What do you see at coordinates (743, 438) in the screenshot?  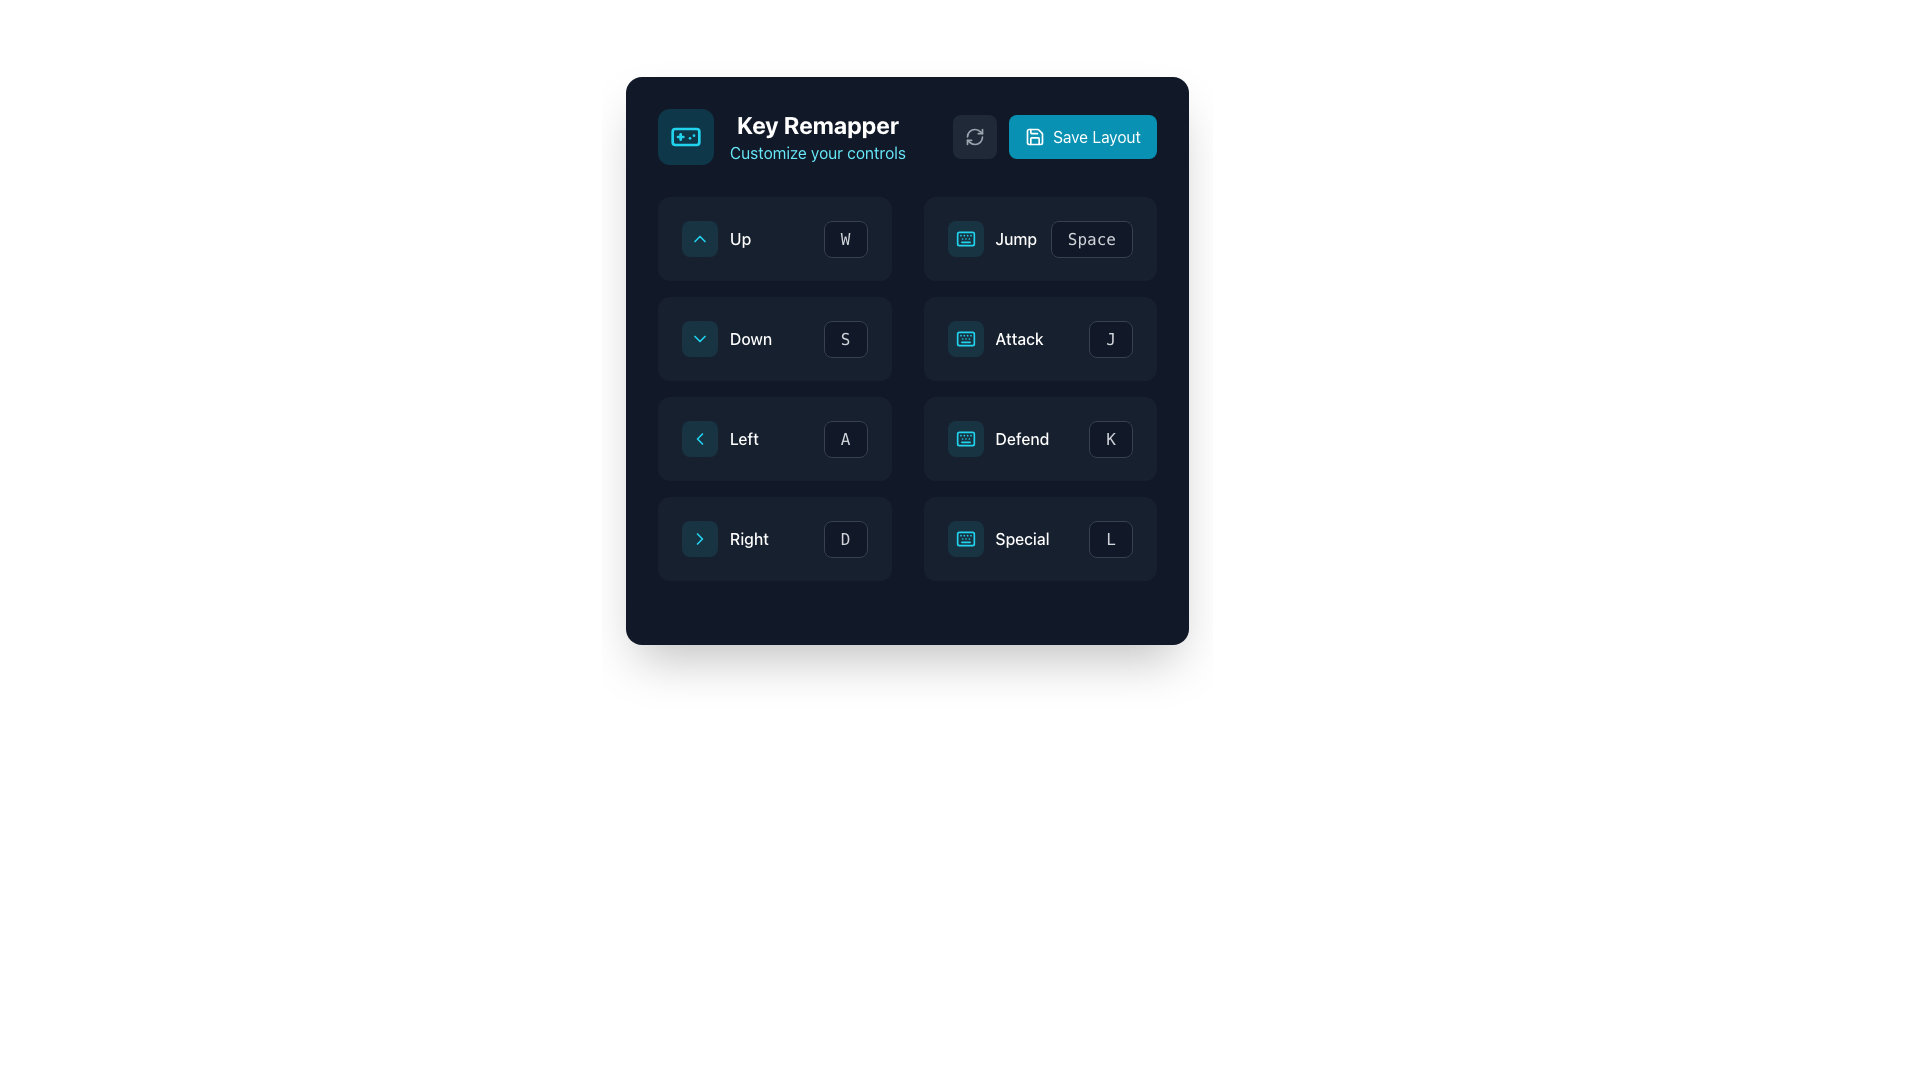 I see `text from the 'Left' navigation label, which is positioned in the second column of the key remapping interface, adjacent to a left-pointing arrow and the letter 'A'` at bounding box center [743, 438].